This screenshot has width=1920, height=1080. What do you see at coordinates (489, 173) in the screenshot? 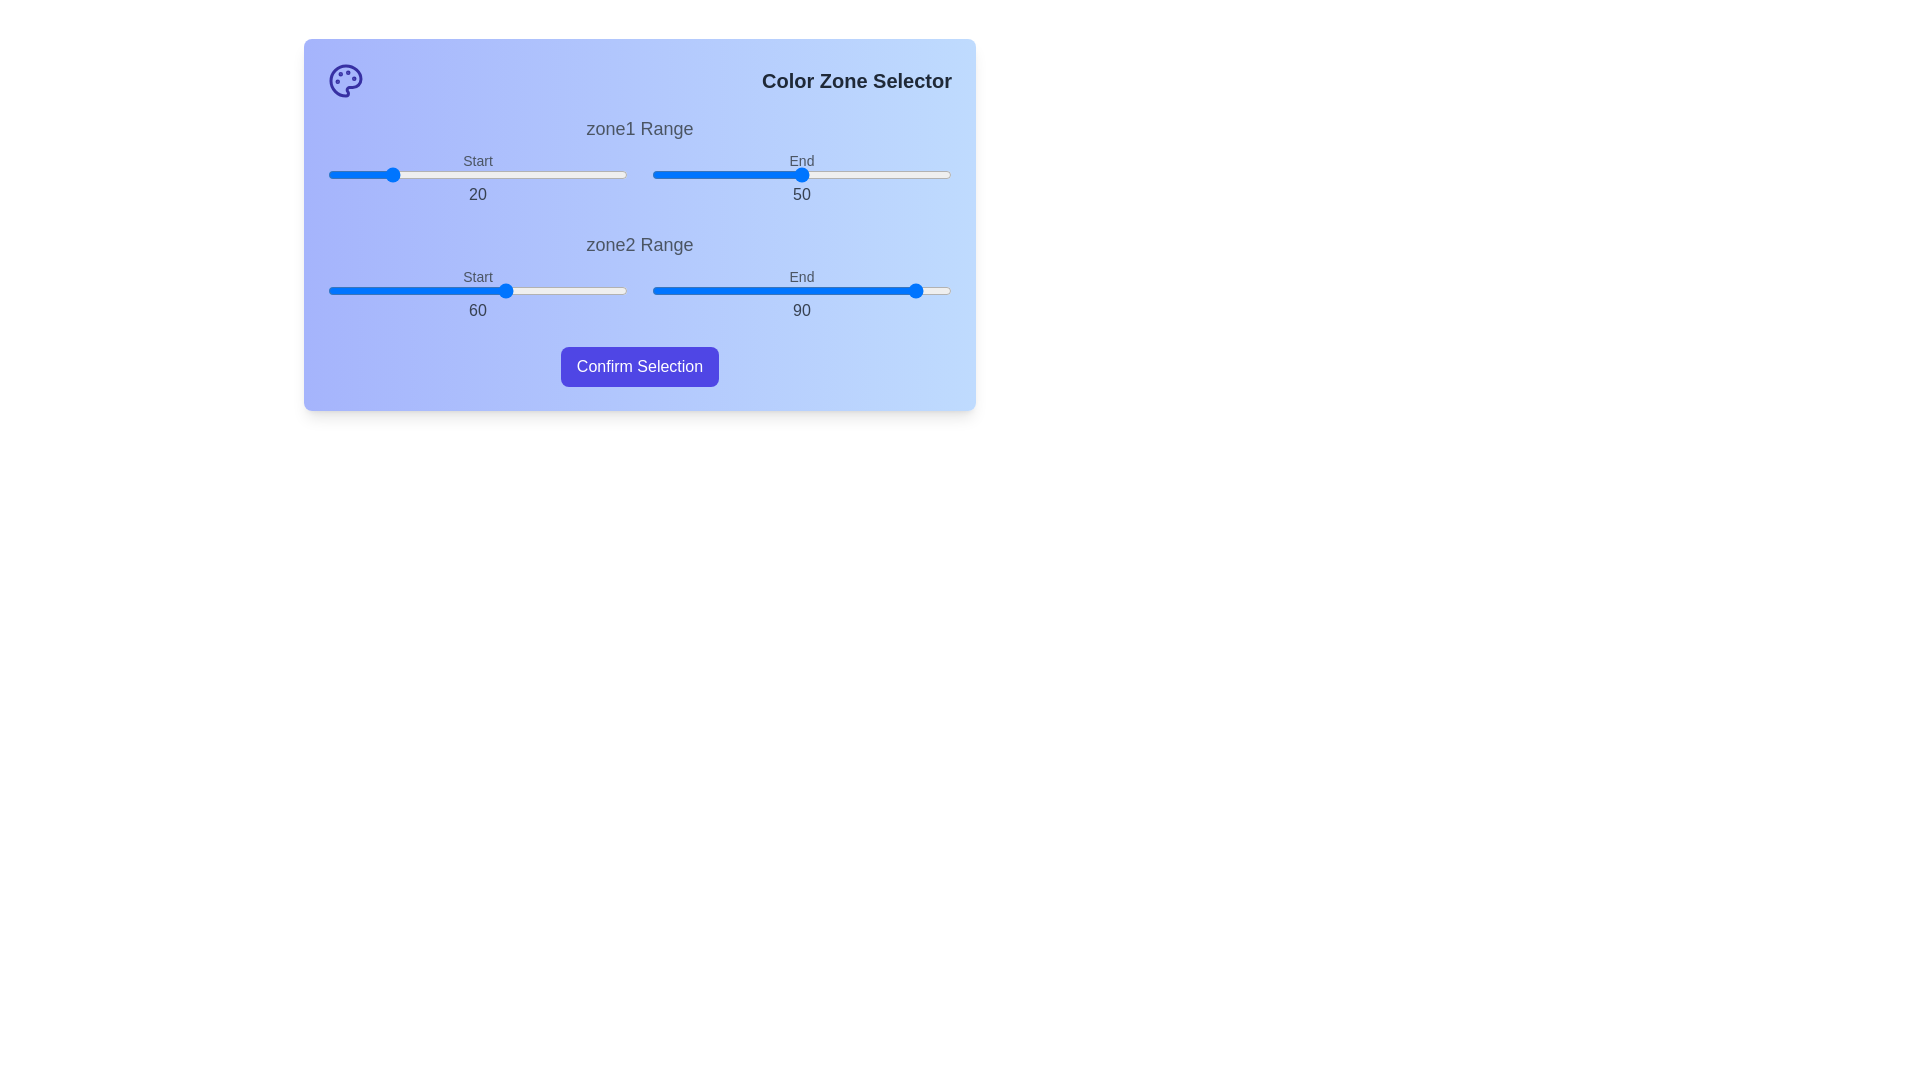
I see `the start range slider for zone1 to 54` at bounding box center [489, 173].